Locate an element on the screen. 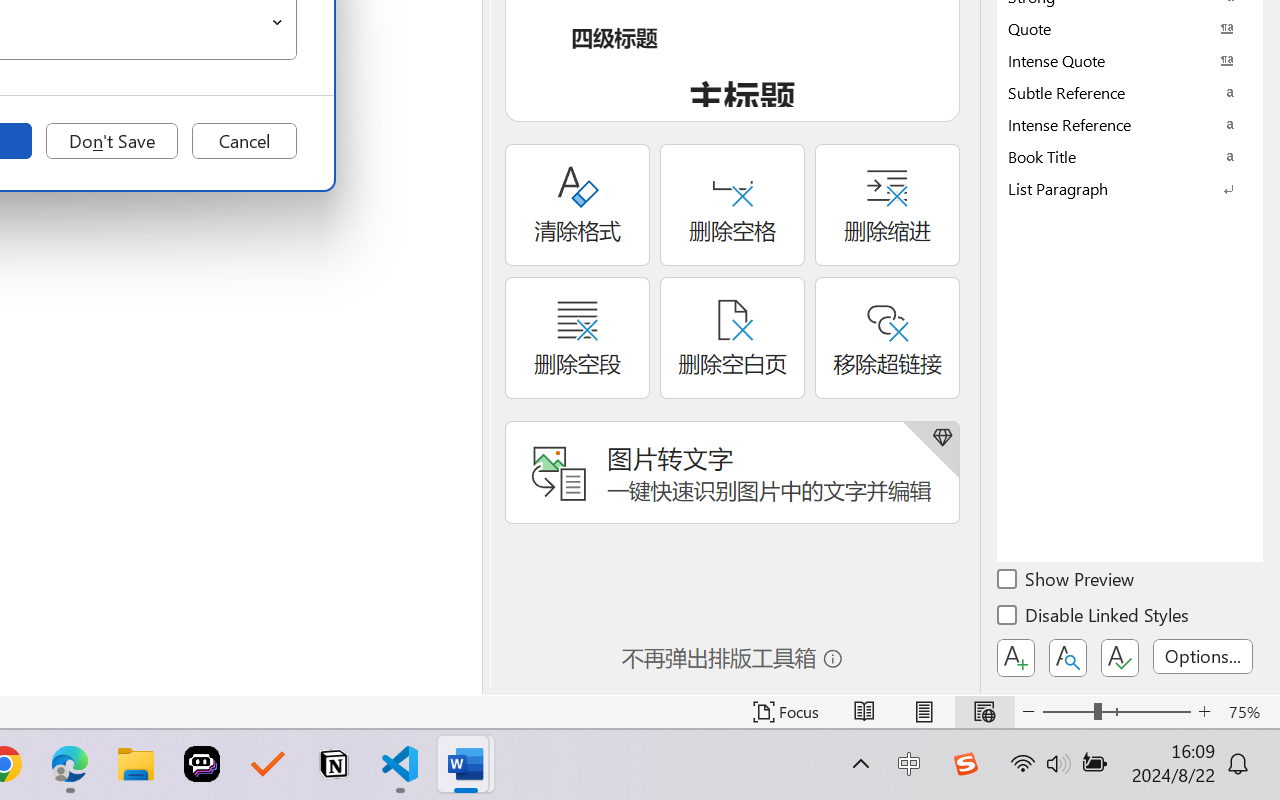 This screenshot has height=800, width=1280. 'Intense Quote' is located at coordinates (1130, 59).